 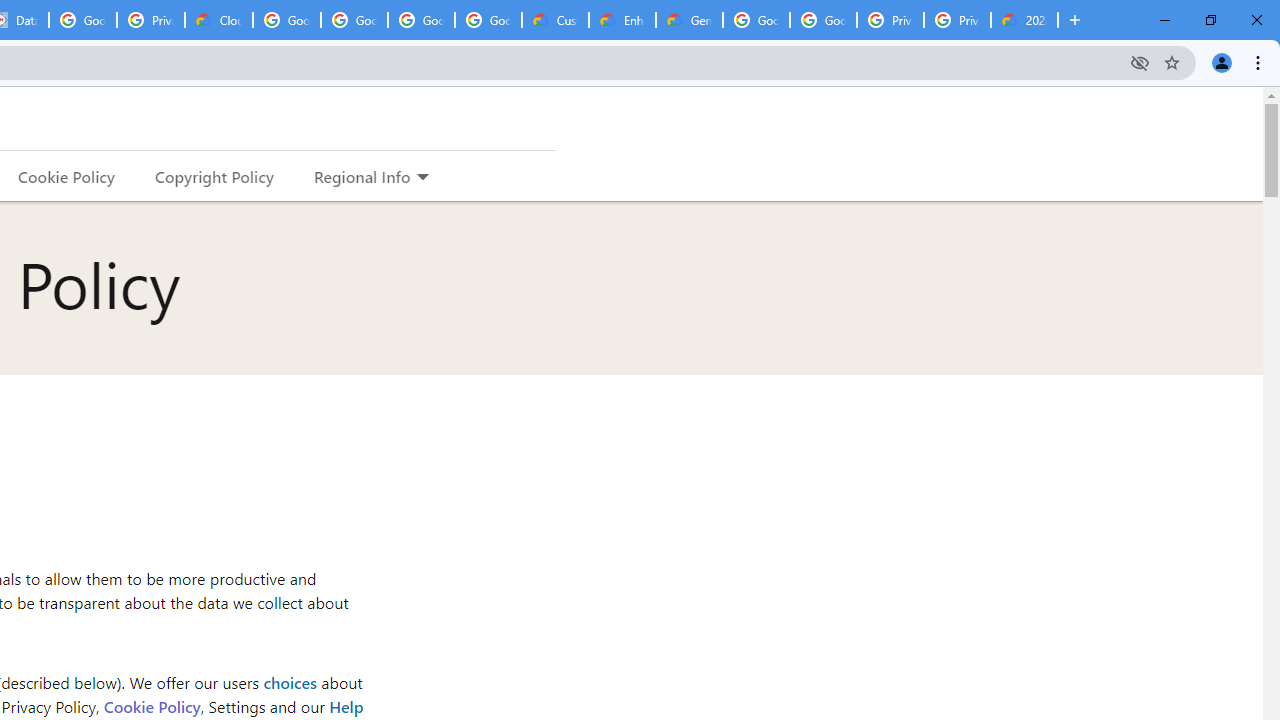 I want to click on 'choices', so click(x=288, y=681).